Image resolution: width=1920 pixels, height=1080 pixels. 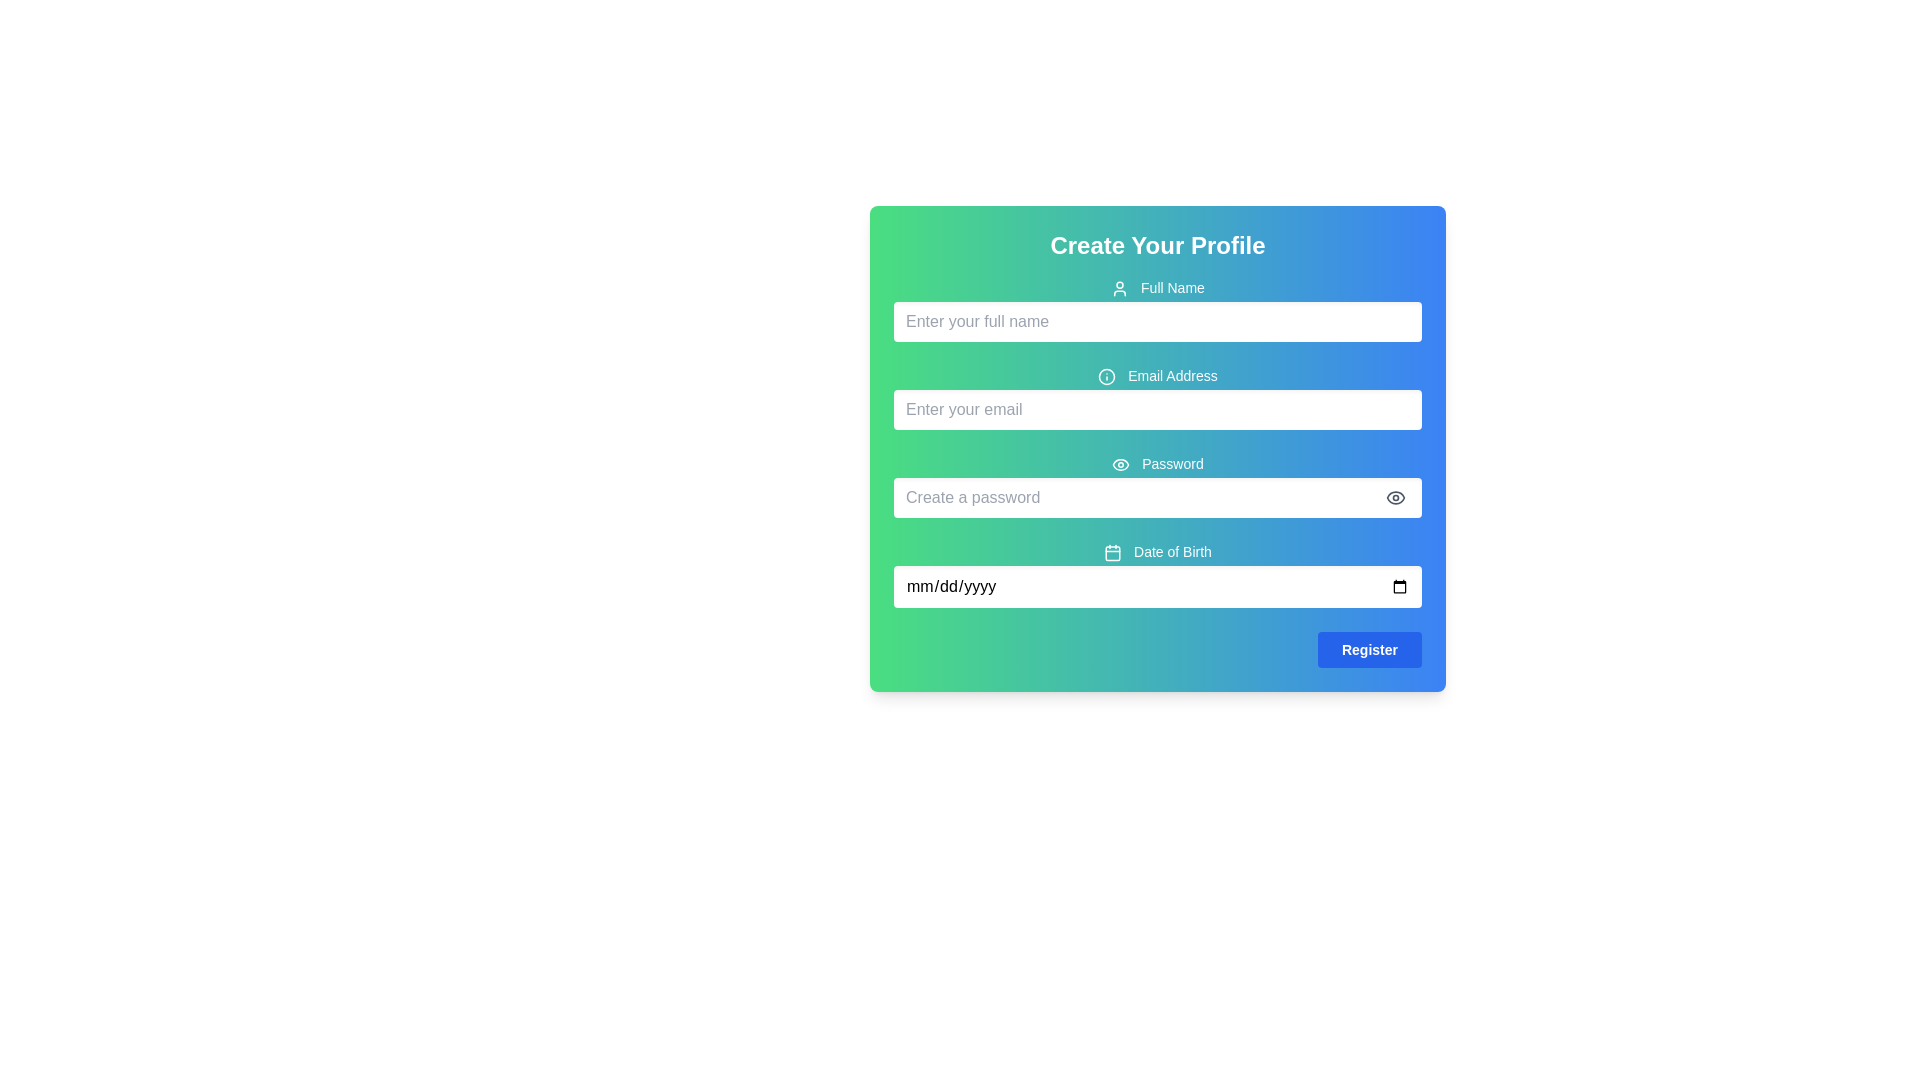 What do you see at coordinates (1157, 309) in the screenshot?
I see `the 'Full Name' text input field to focus on it` at bounding box center [1157, 309].